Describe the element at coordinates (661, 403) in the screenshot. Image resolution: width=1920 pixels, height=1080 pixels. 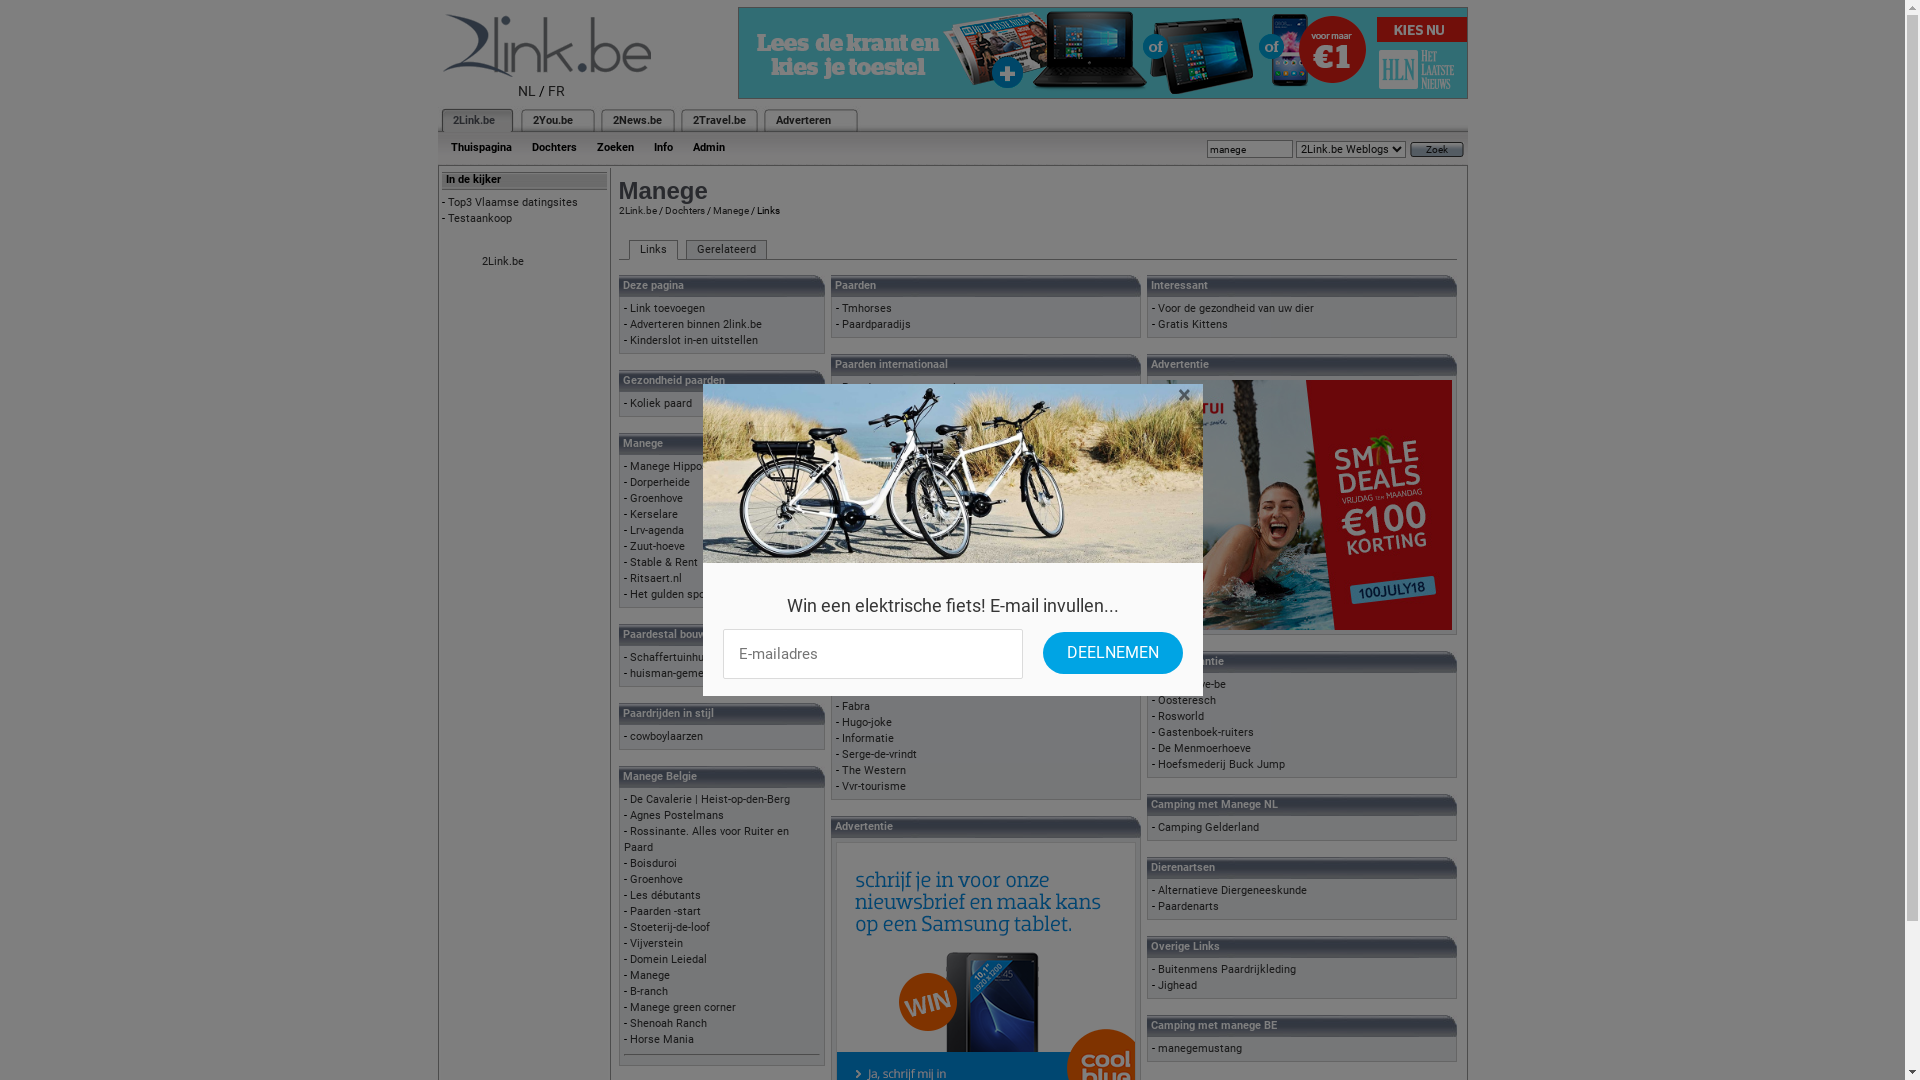
I see `'Koliek paard'` at that location.